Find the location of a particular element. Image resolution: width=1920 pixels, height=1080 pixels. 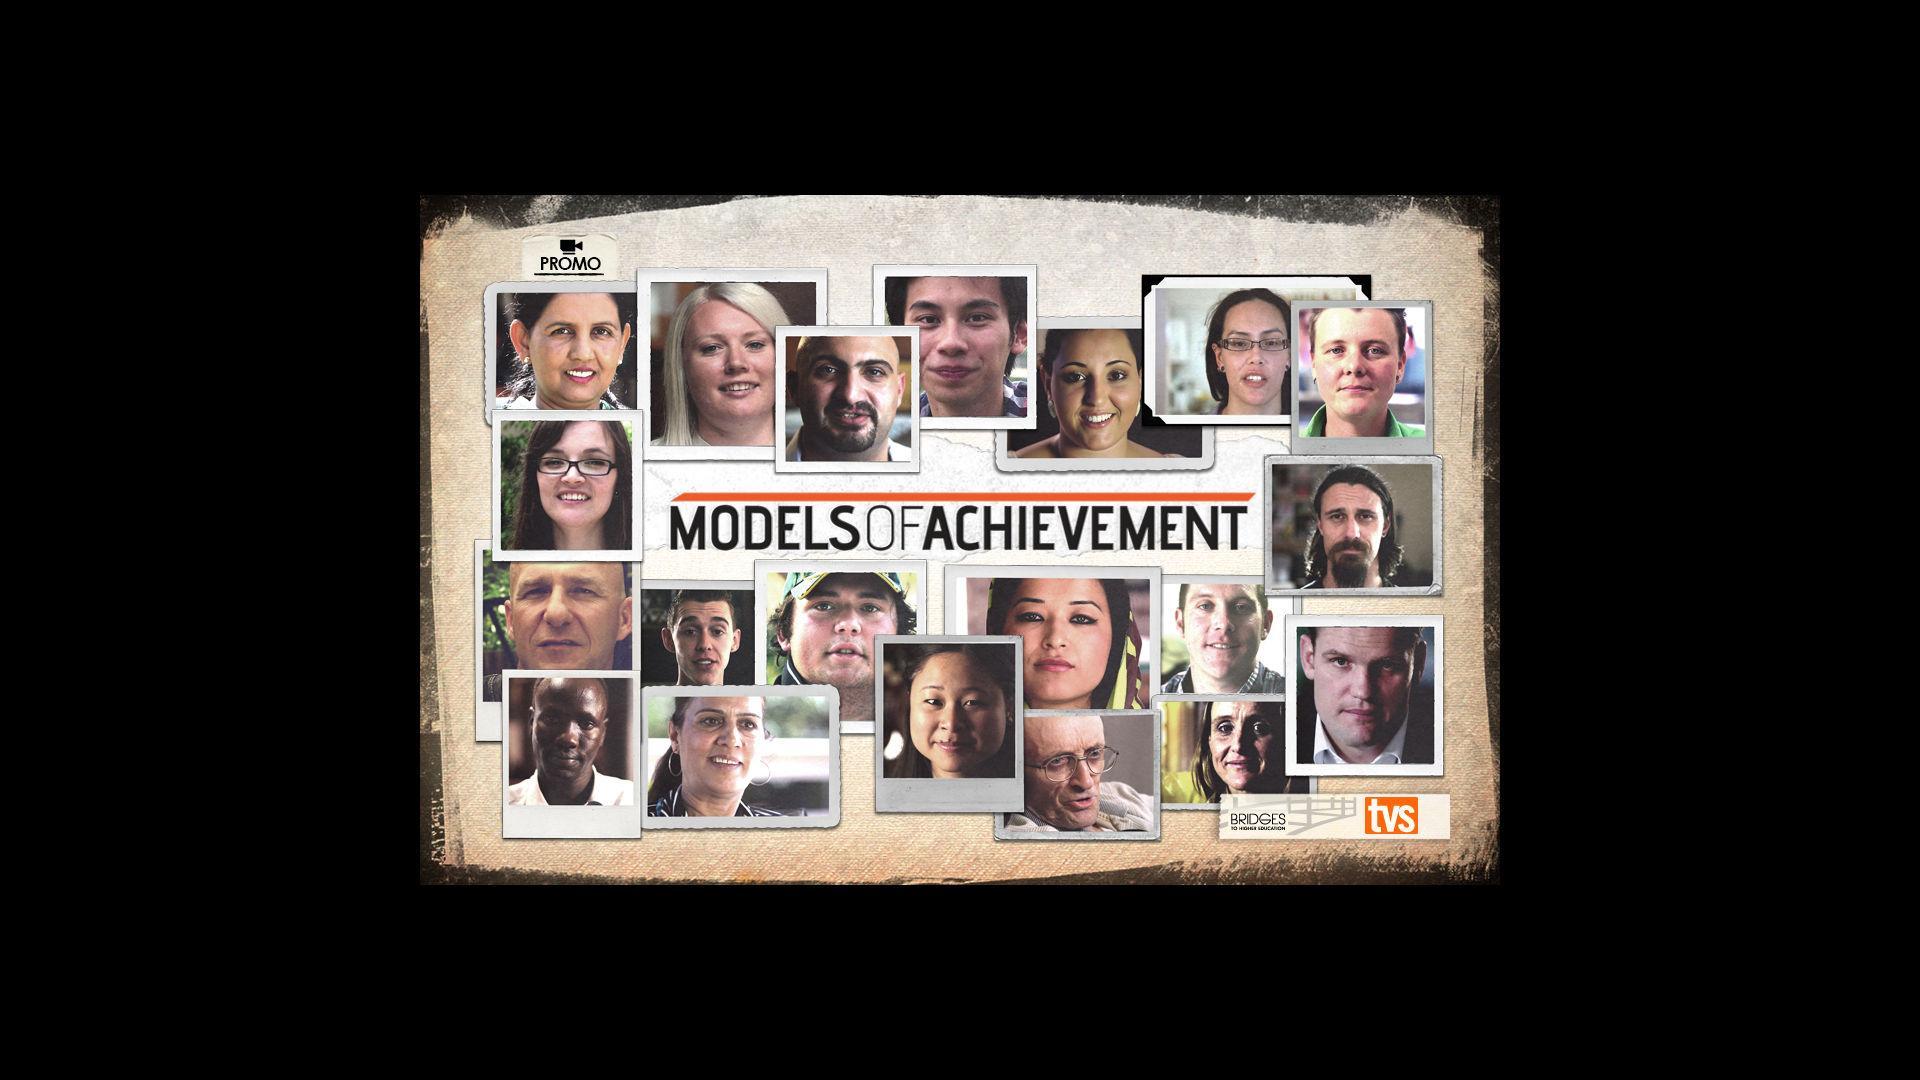

'Watch the promo' is located at coordinates (569, 257).